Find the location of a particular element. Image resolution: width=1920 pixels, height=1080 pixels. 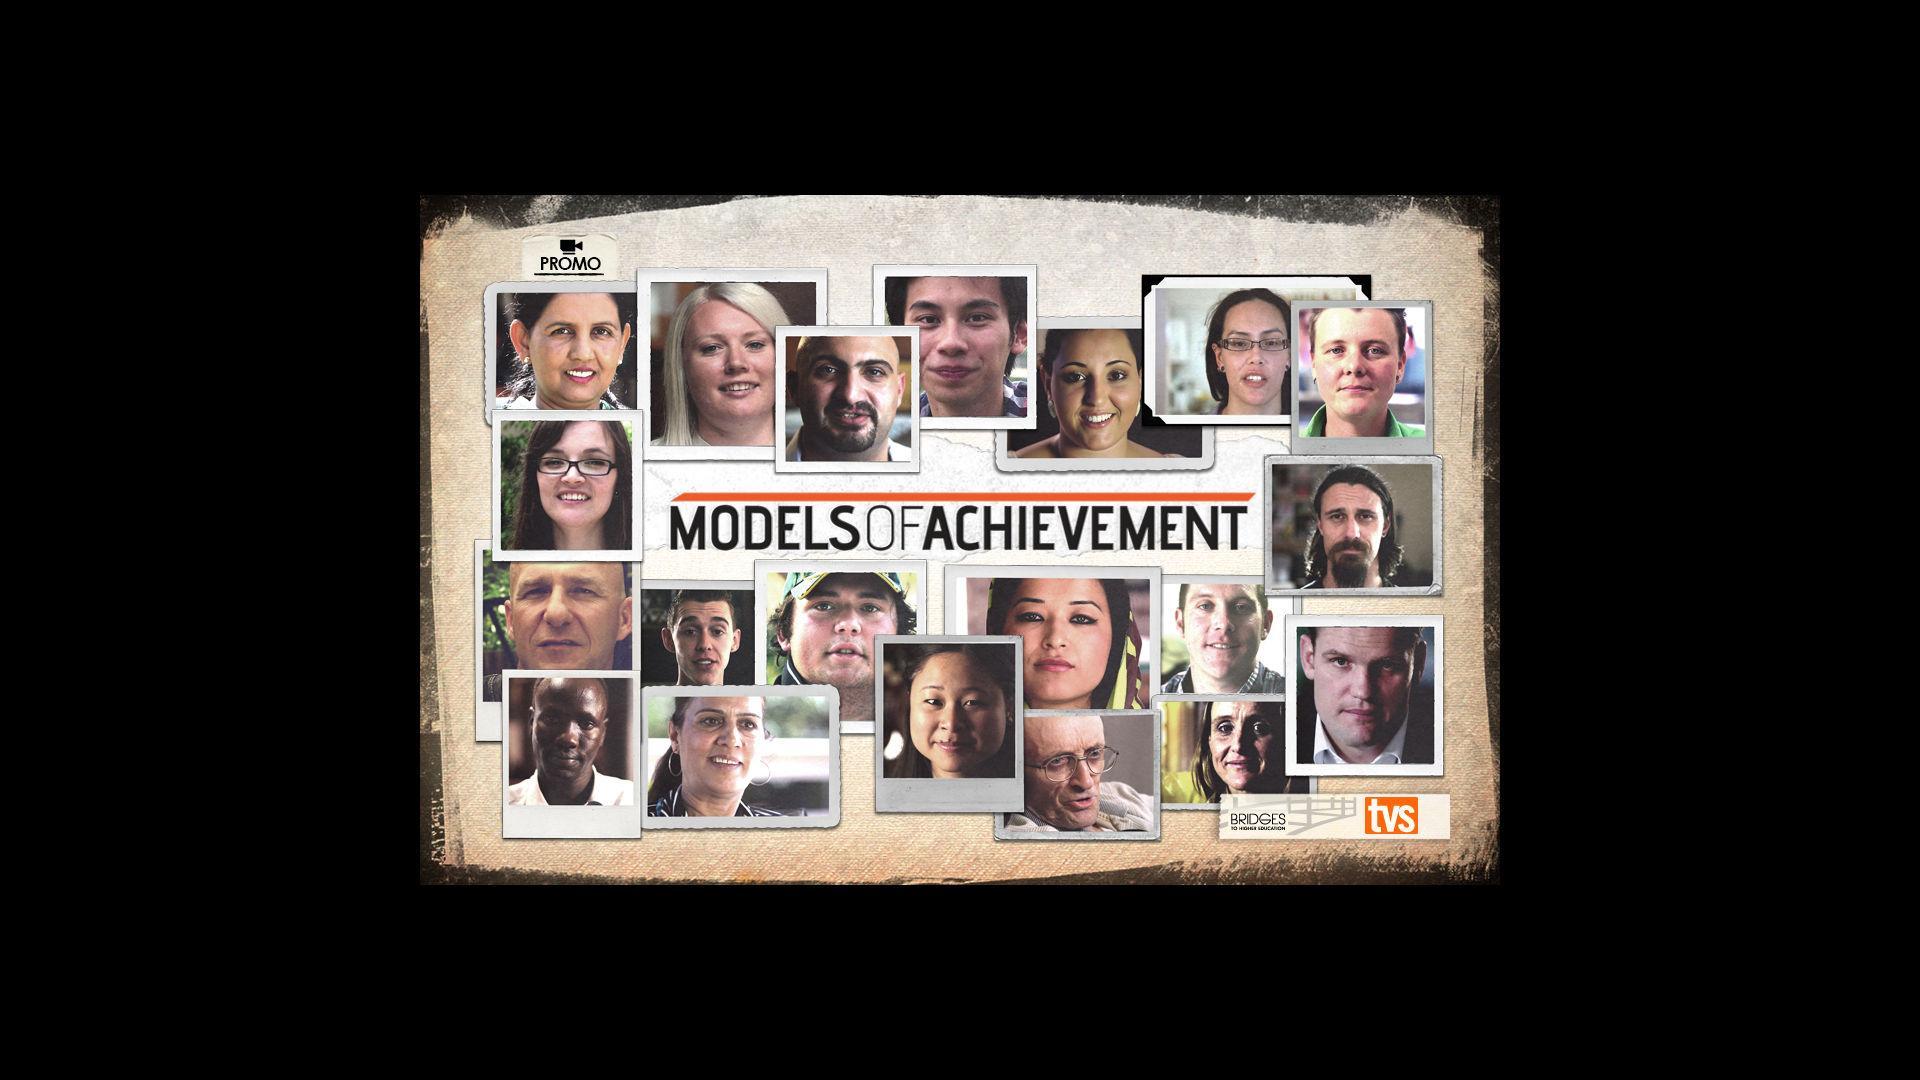

'Watch the promo' is located at coordinates (569, 257).